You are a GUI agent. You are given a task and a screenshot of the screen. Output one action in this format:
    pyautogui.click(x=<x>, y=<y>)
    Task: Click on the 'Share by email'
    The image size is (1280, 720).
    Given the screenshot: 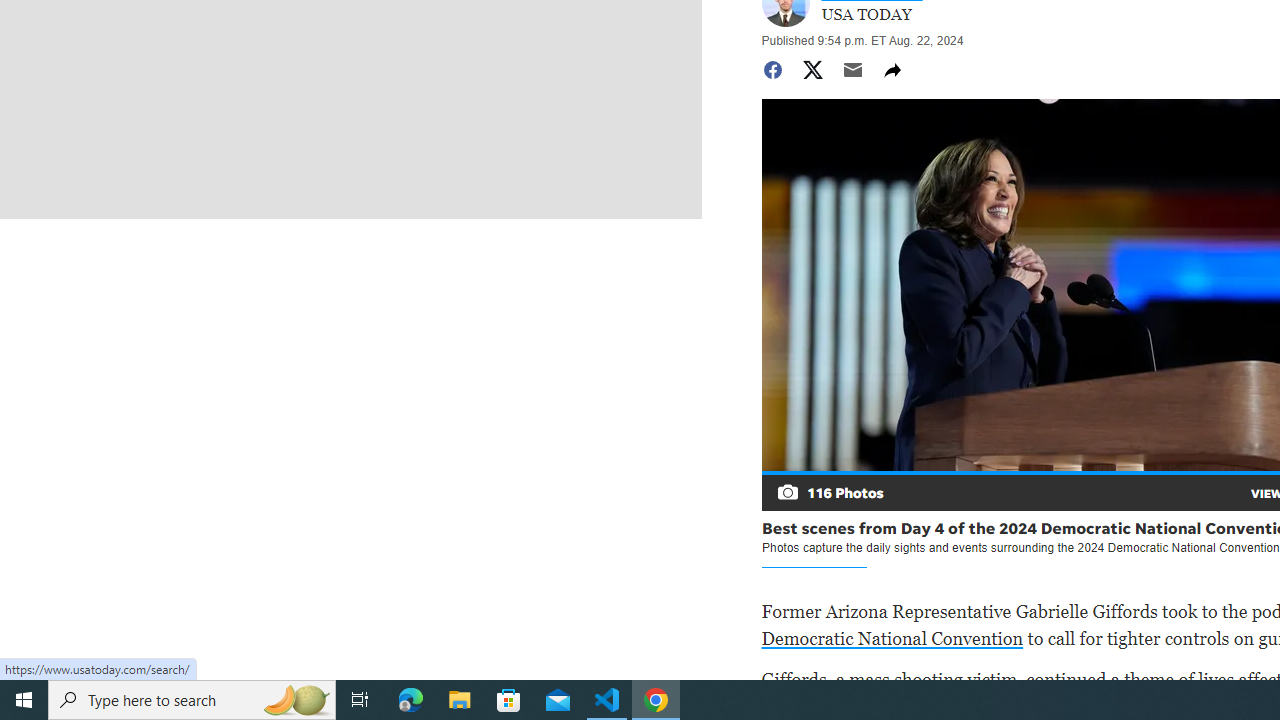 What is the action you would take?
    pyautogui.click(x=852, y=68)
    